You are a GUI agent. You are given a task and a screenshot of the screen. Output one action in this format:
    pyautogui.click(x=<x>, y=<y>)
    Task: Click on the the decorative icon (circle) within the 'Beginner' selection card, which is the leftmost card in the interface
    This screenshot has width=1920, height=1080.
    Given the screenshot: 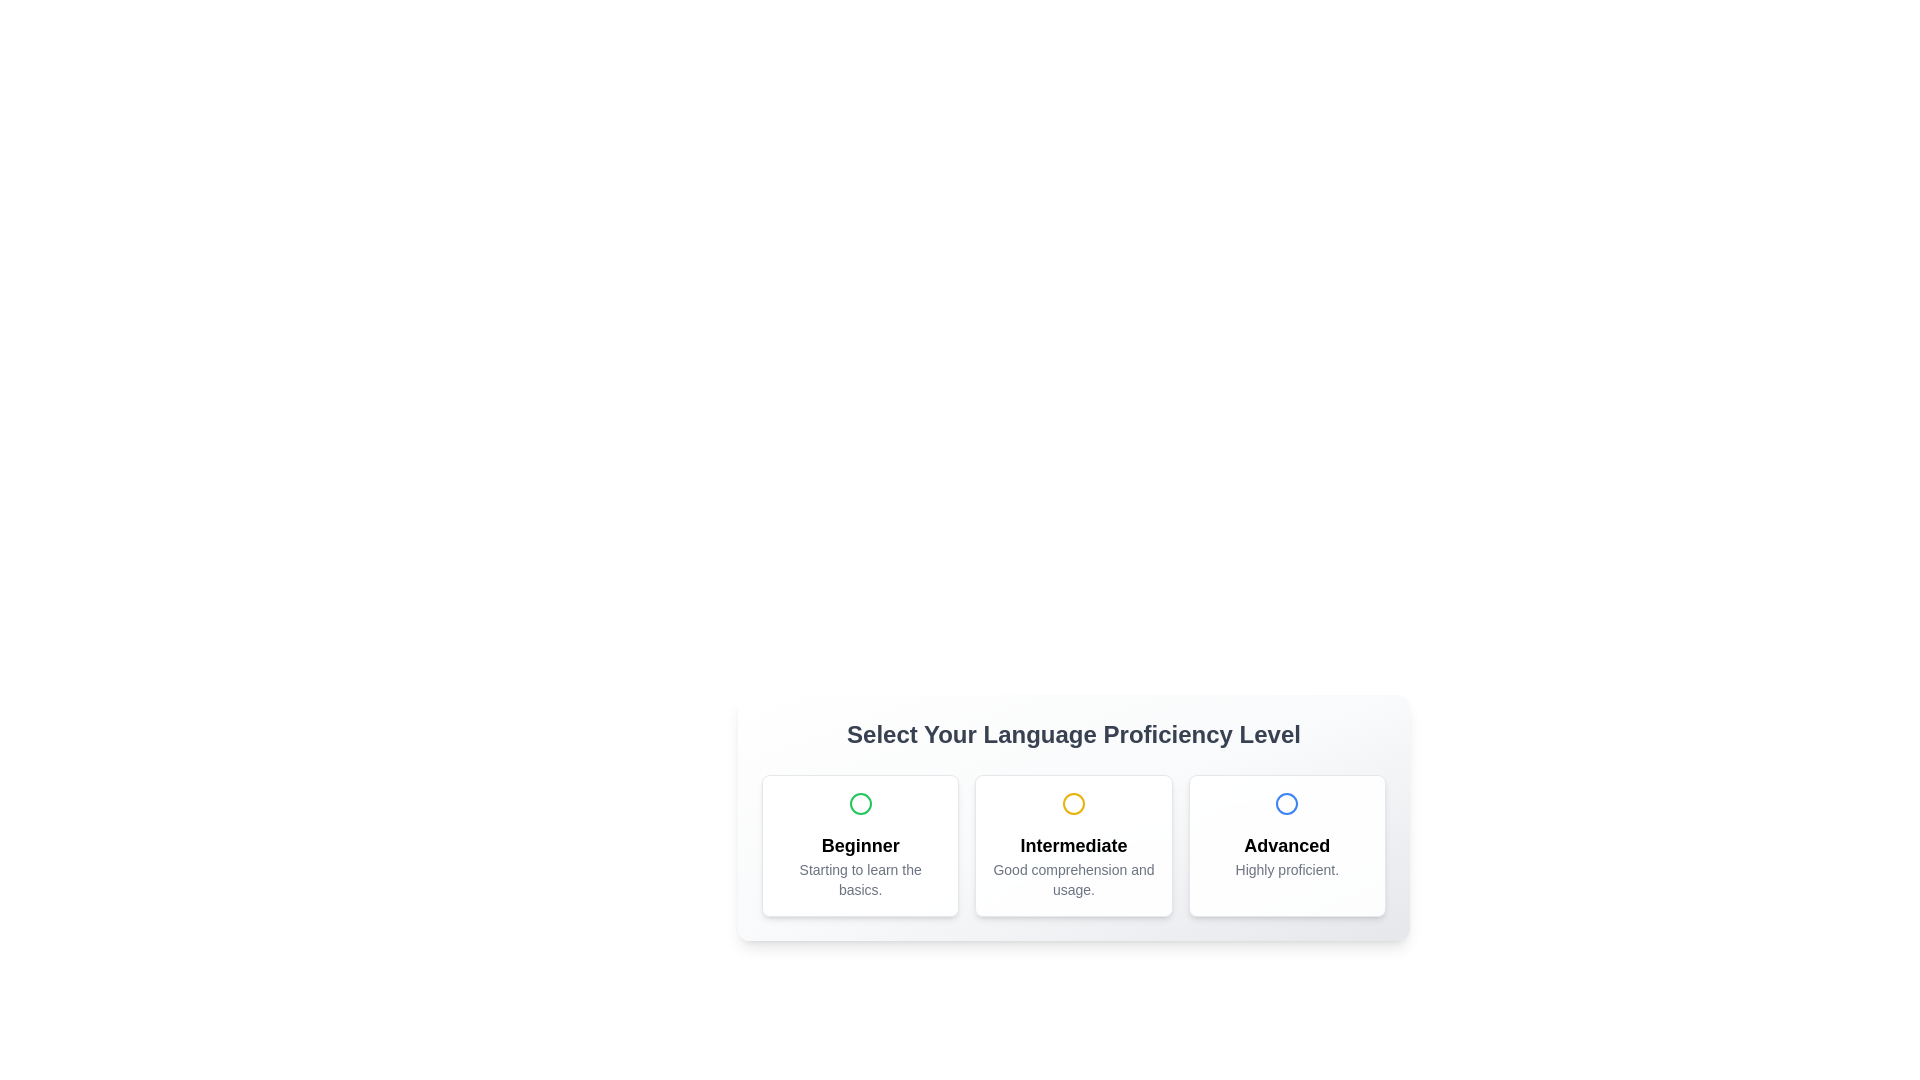 What is the action you would take?
    pyautogui.click(x=860, y=802)
    